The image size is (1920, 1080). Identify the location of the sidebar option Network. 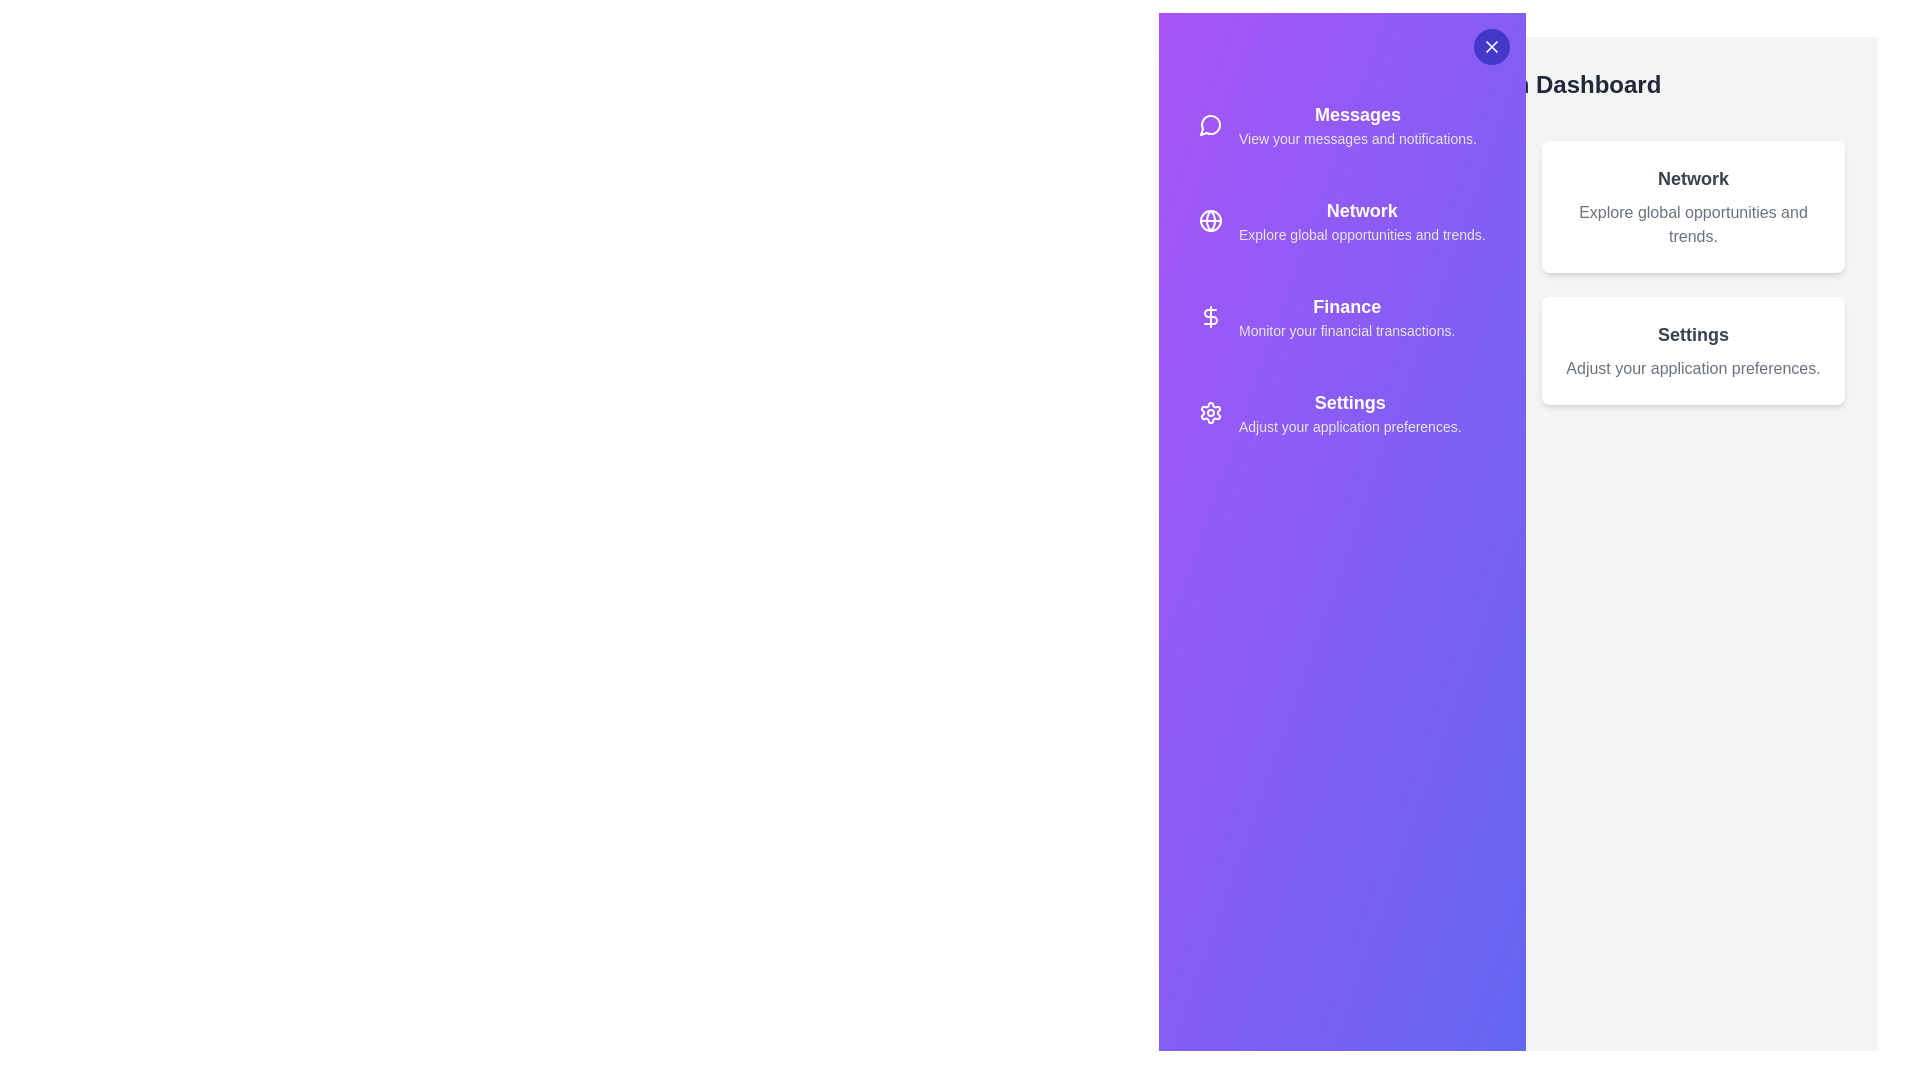
(1342, 220).